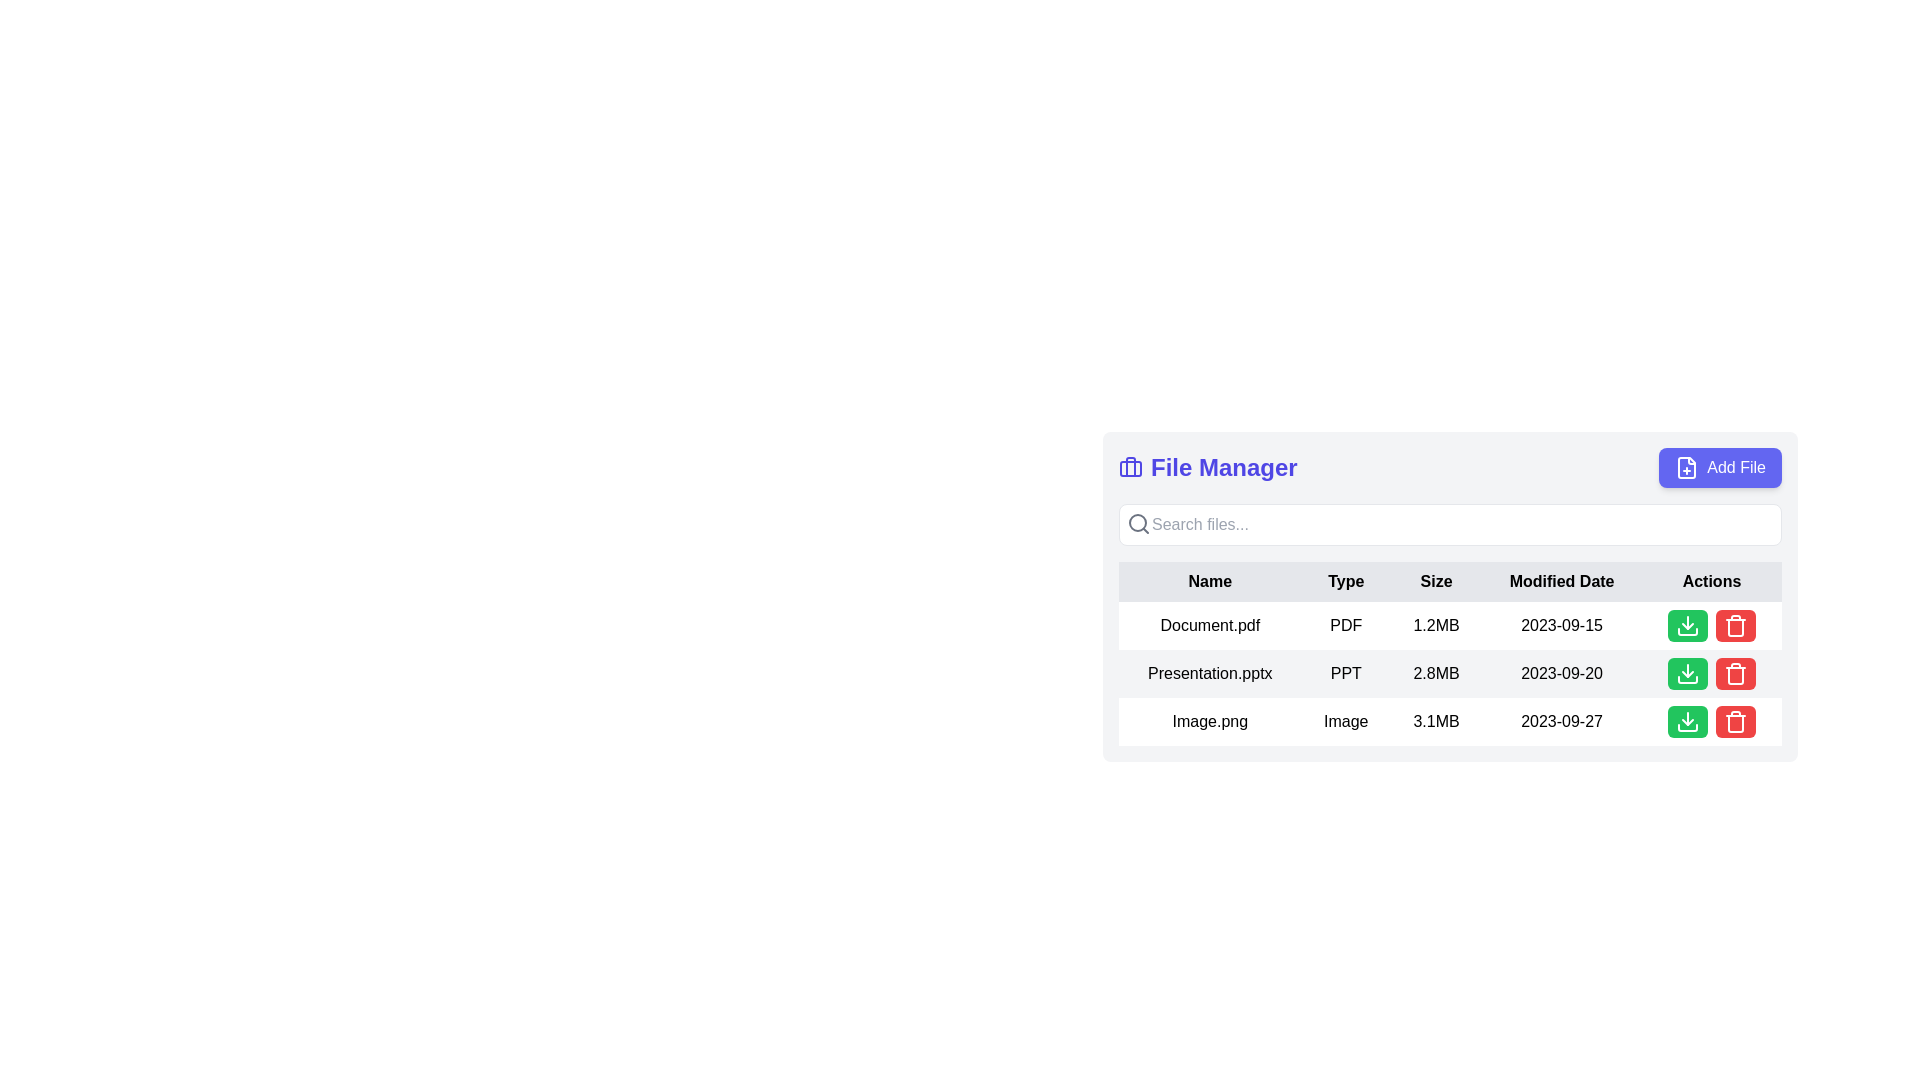 The height and width of the screenshot is (1080, 1920). What do you see at coordinates (1711, 674) in the screenshot?
I see `the delete button for the file 'Presentation.pptx' located` at bounding box center [1711, 674].